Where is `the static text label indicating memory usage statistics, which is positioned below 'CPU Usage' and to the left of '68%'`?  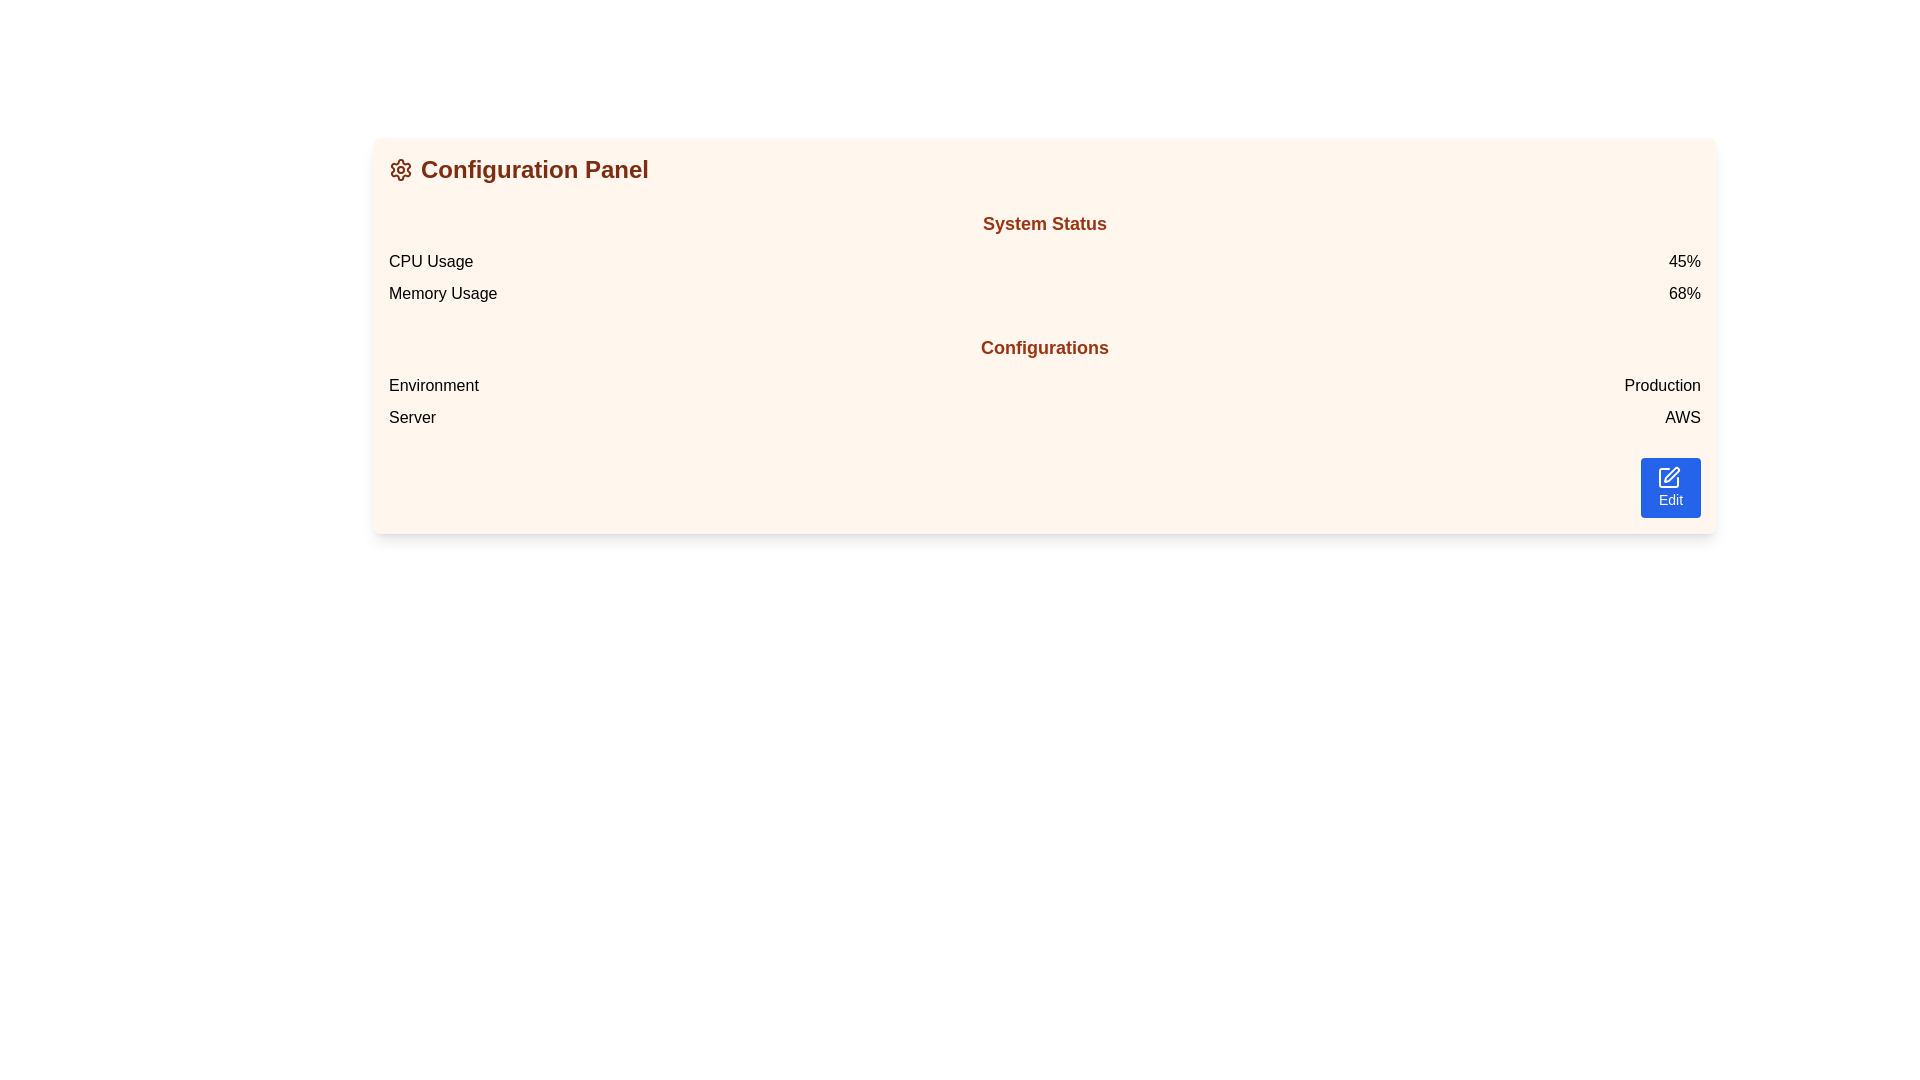
the static text label indicating memory usage statistics, which is positioned below 'CPU Usage' and to the left of '68%' is located at coordinates (442, 293).